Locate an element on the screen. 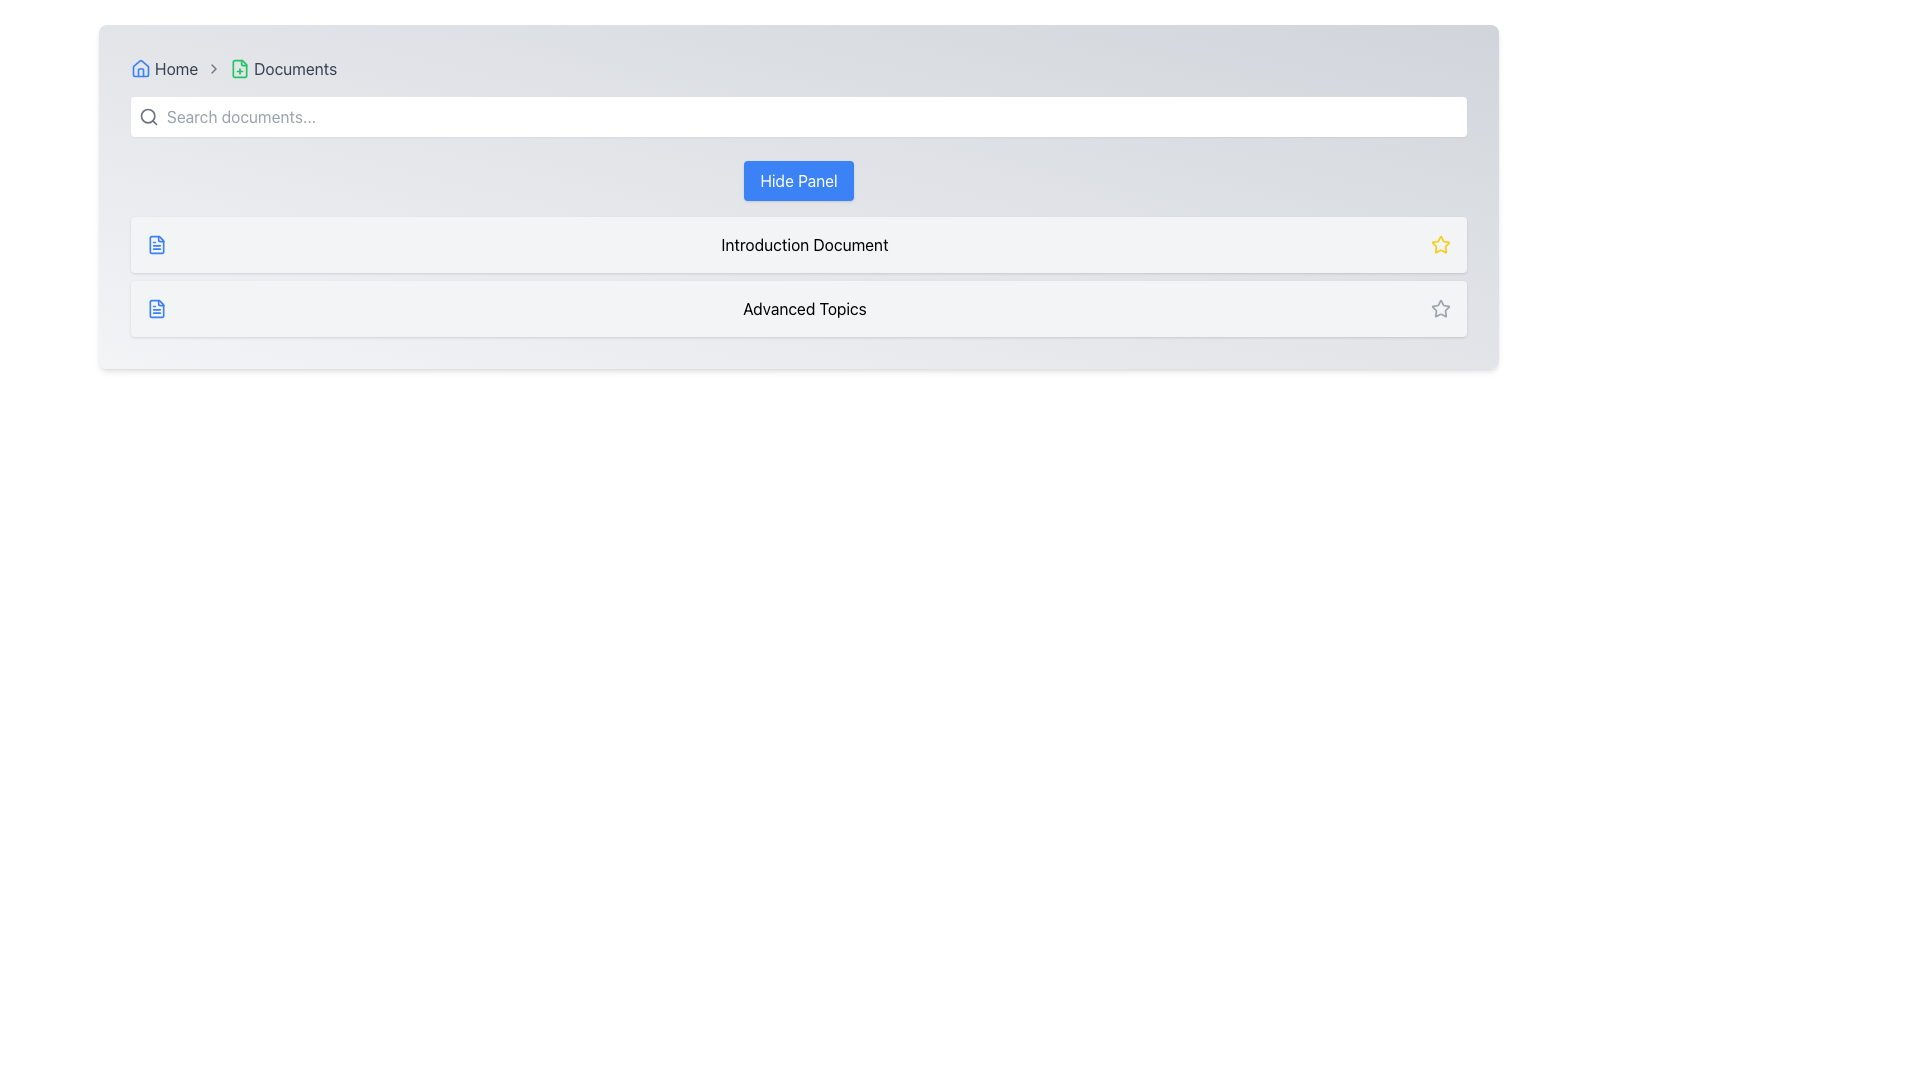  the document icon located in the second row of the list, positioned towards the left side near the margin is located at coordinates (156, 308).